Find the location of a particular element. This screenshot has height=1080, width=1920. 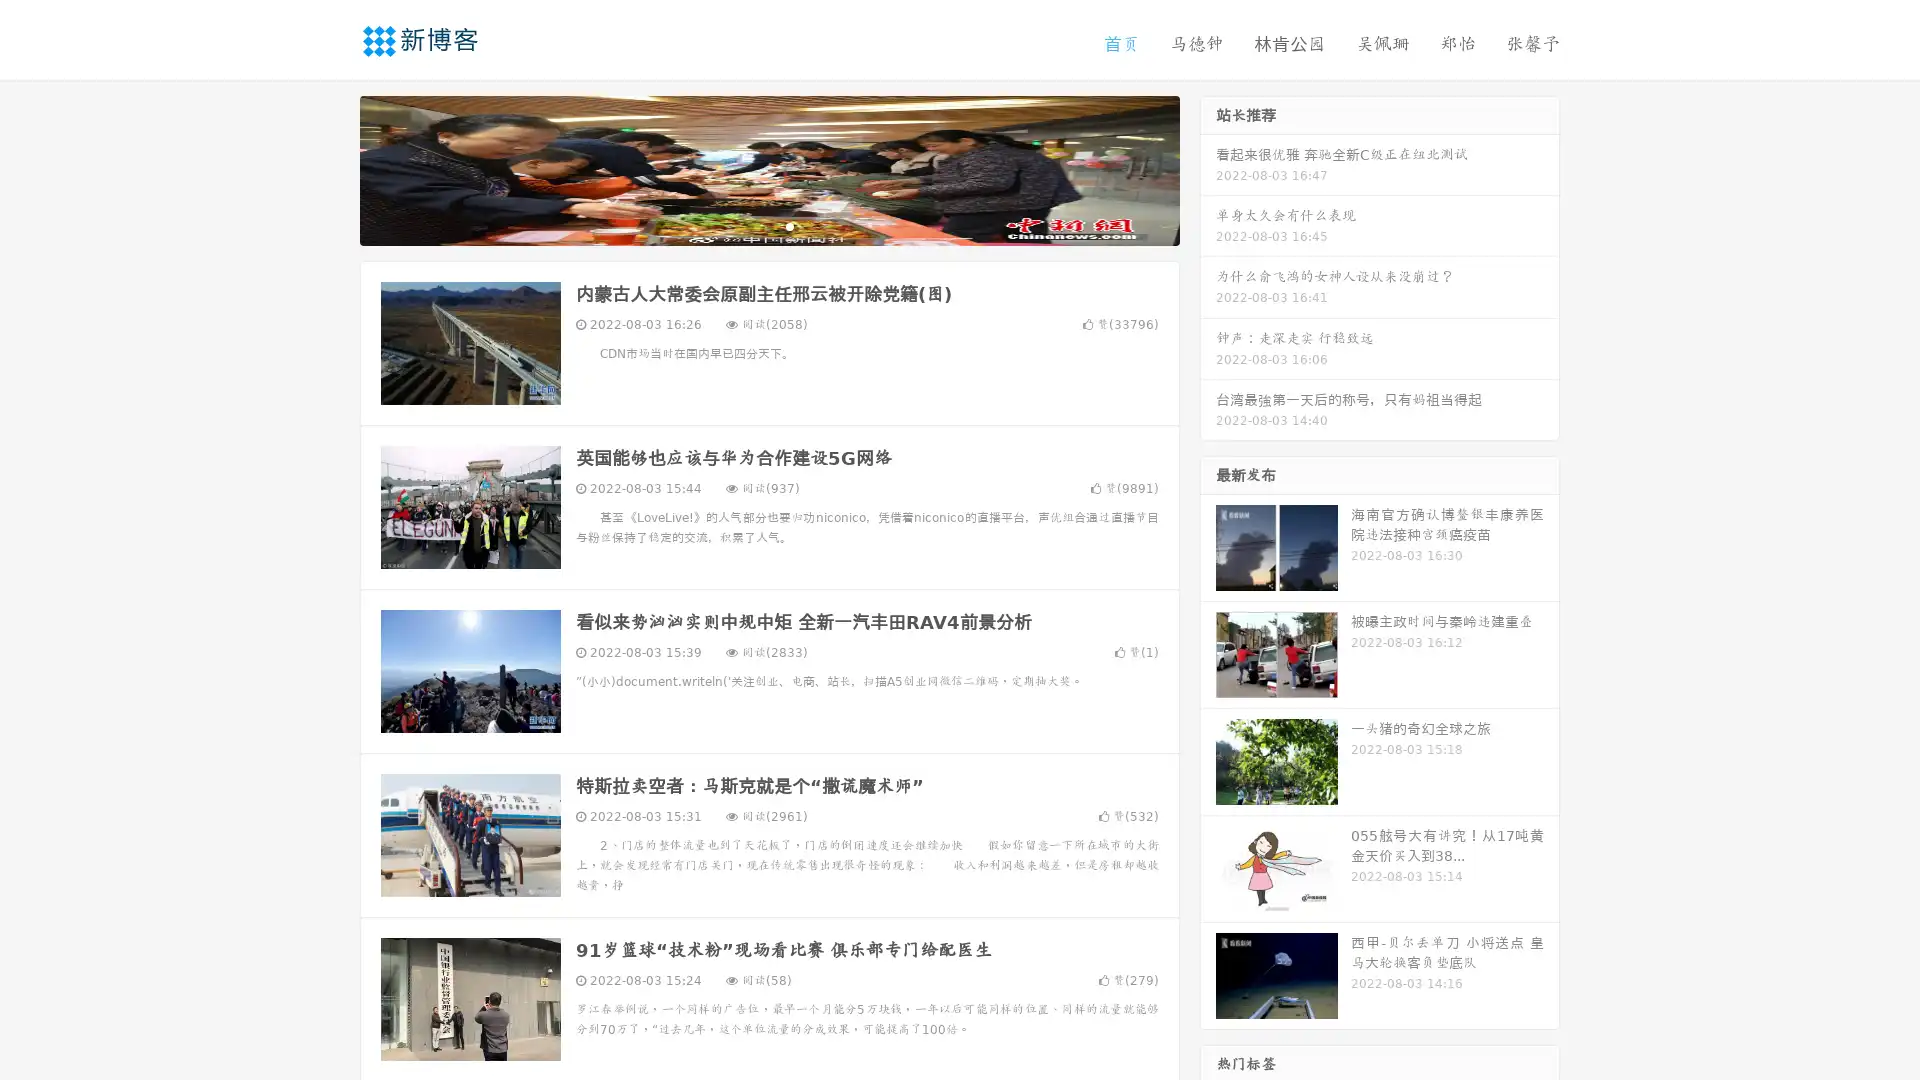

Next slide is located at coordinates (1208, 168).